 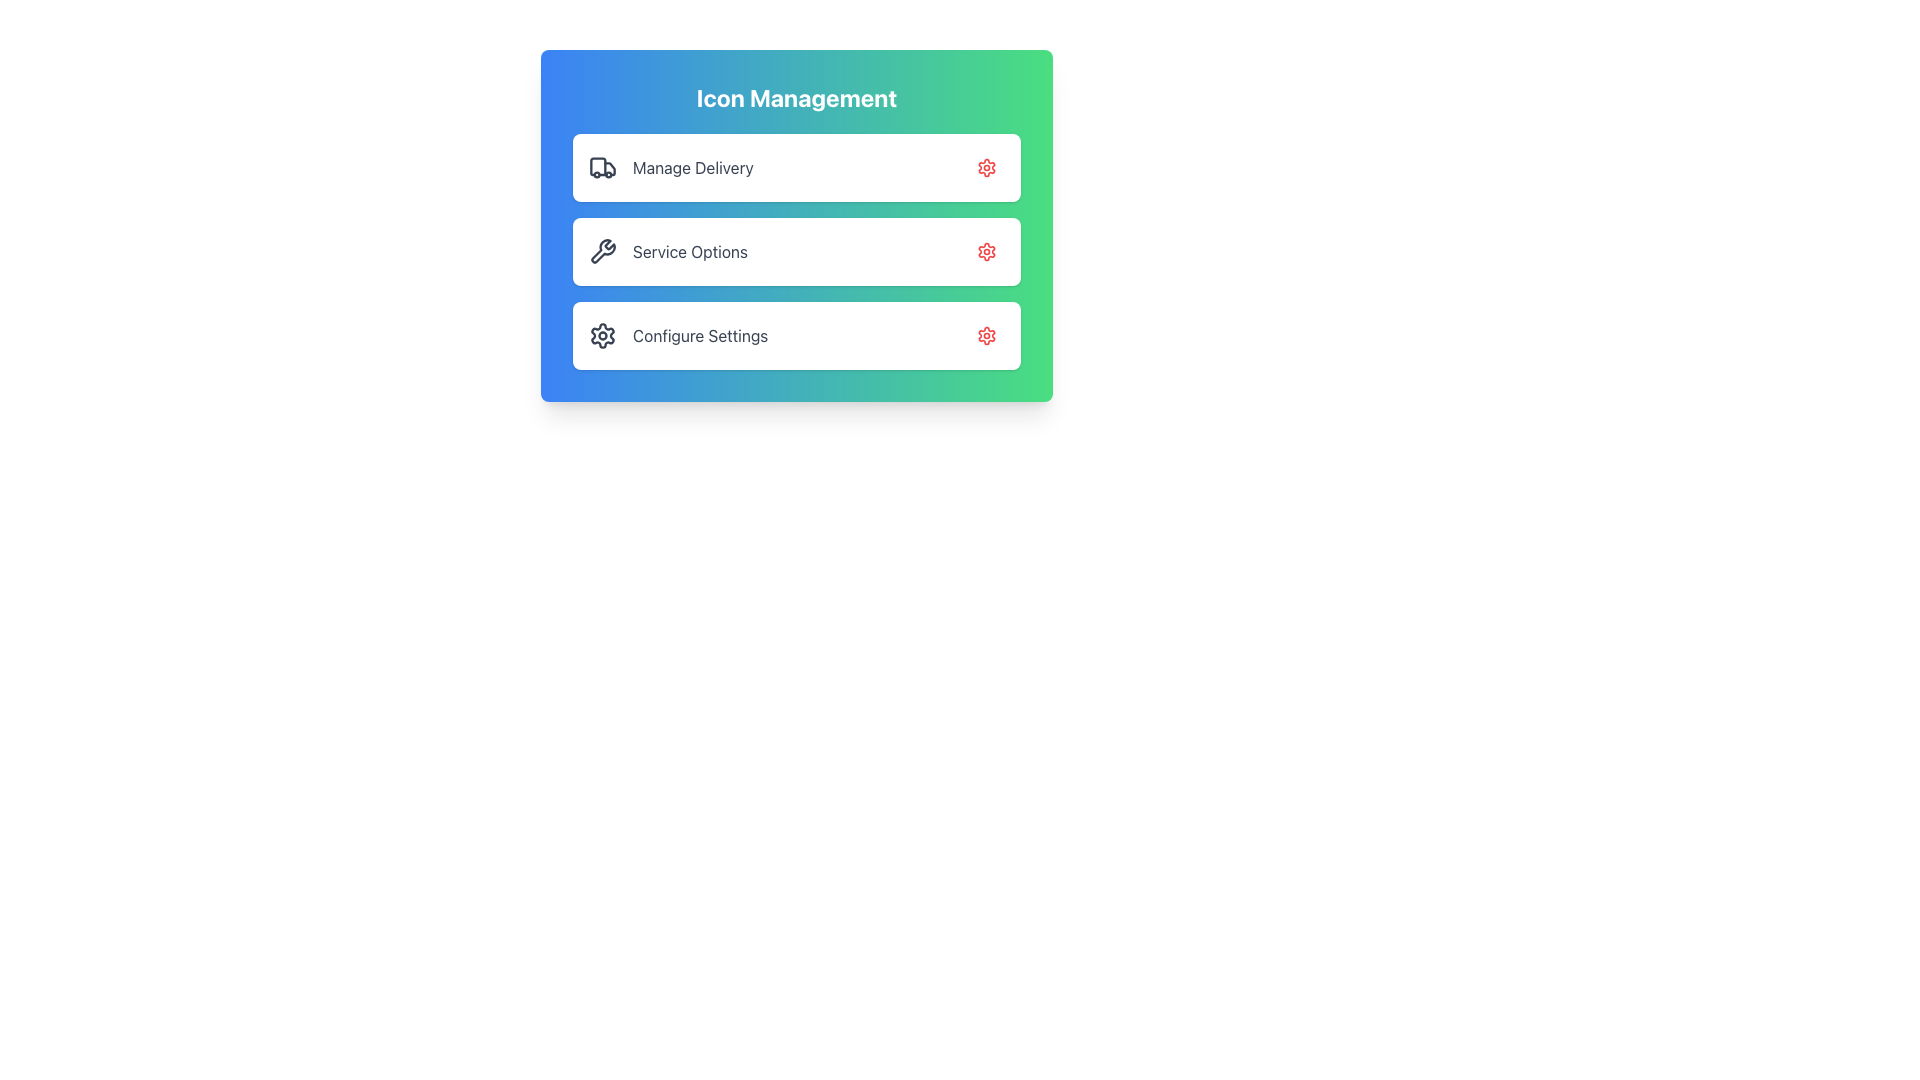 I want to click on the 'Manage Delivery' list item, which features a delivery truck icon and is located at the top of the vertical menu within the 'Icon Management' card, so click(x=671, y=167).